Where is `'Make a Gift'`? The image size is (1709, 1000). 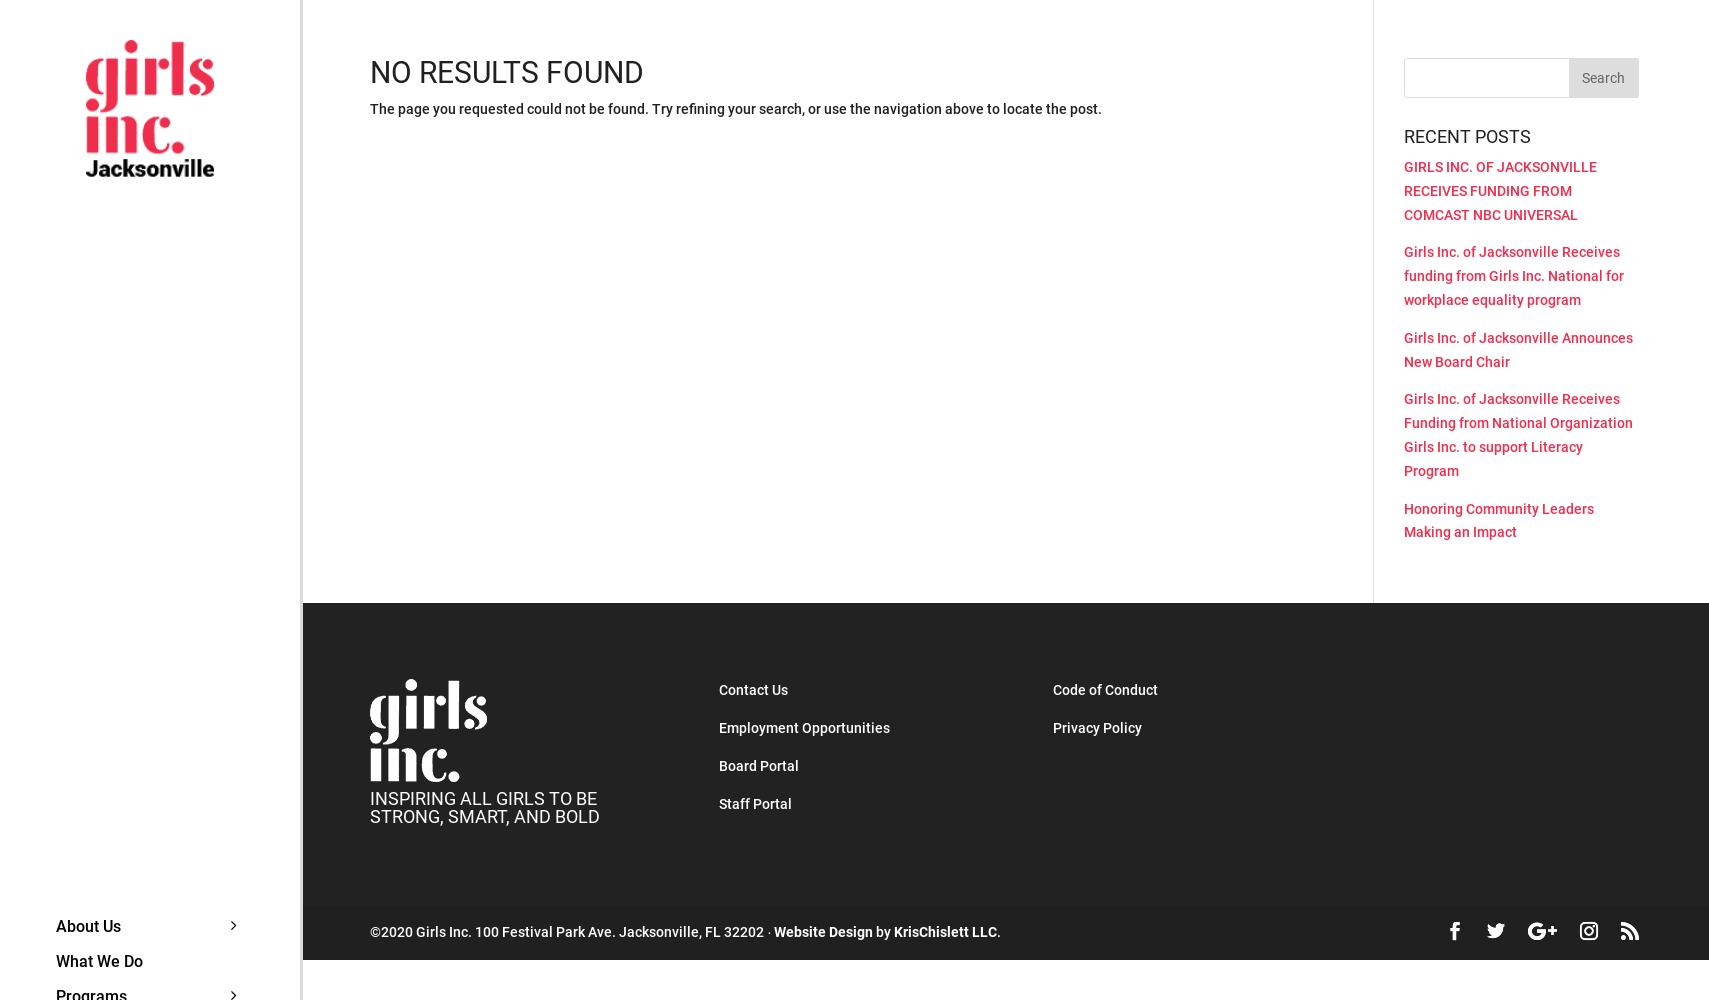 'Make a Gift' is located at coordinates (372, 929).